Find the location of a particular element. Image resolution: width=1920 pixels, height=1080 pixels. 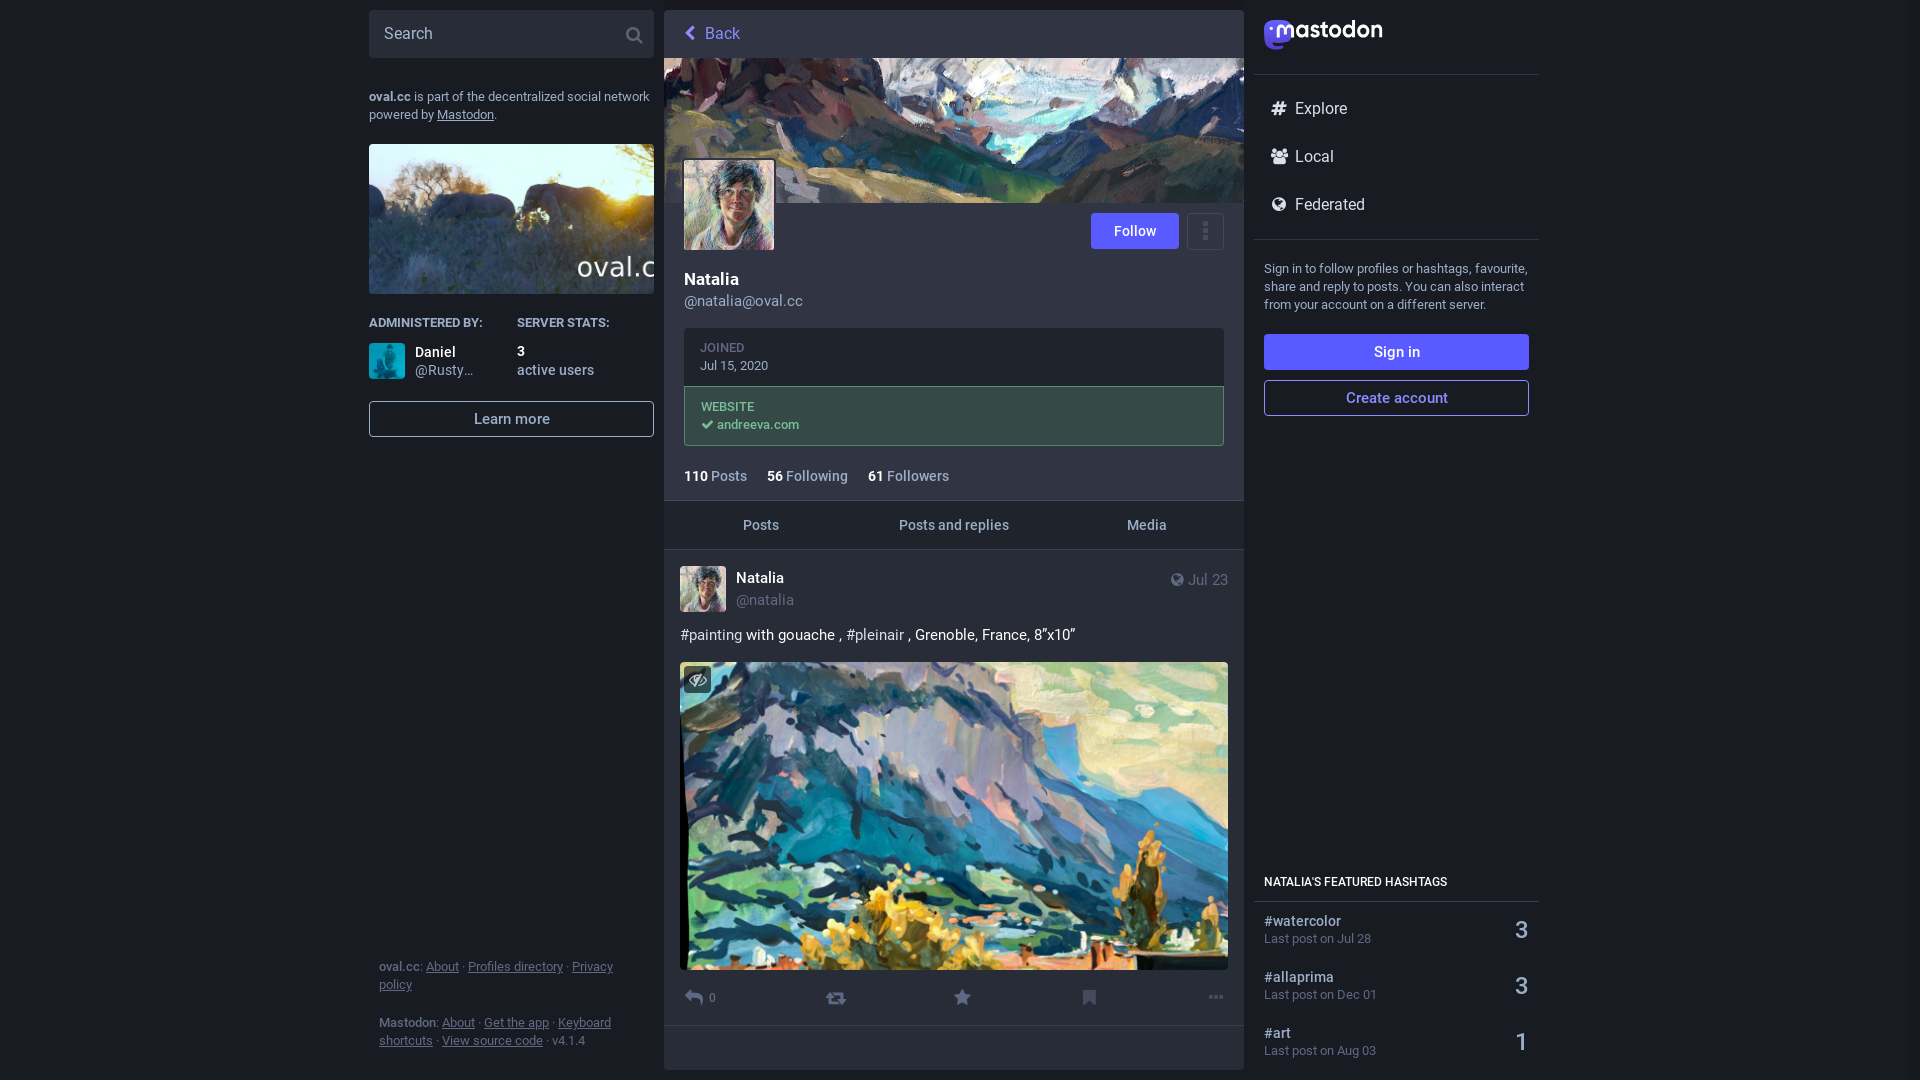

'Posts' is located at coordinates (759, 523).